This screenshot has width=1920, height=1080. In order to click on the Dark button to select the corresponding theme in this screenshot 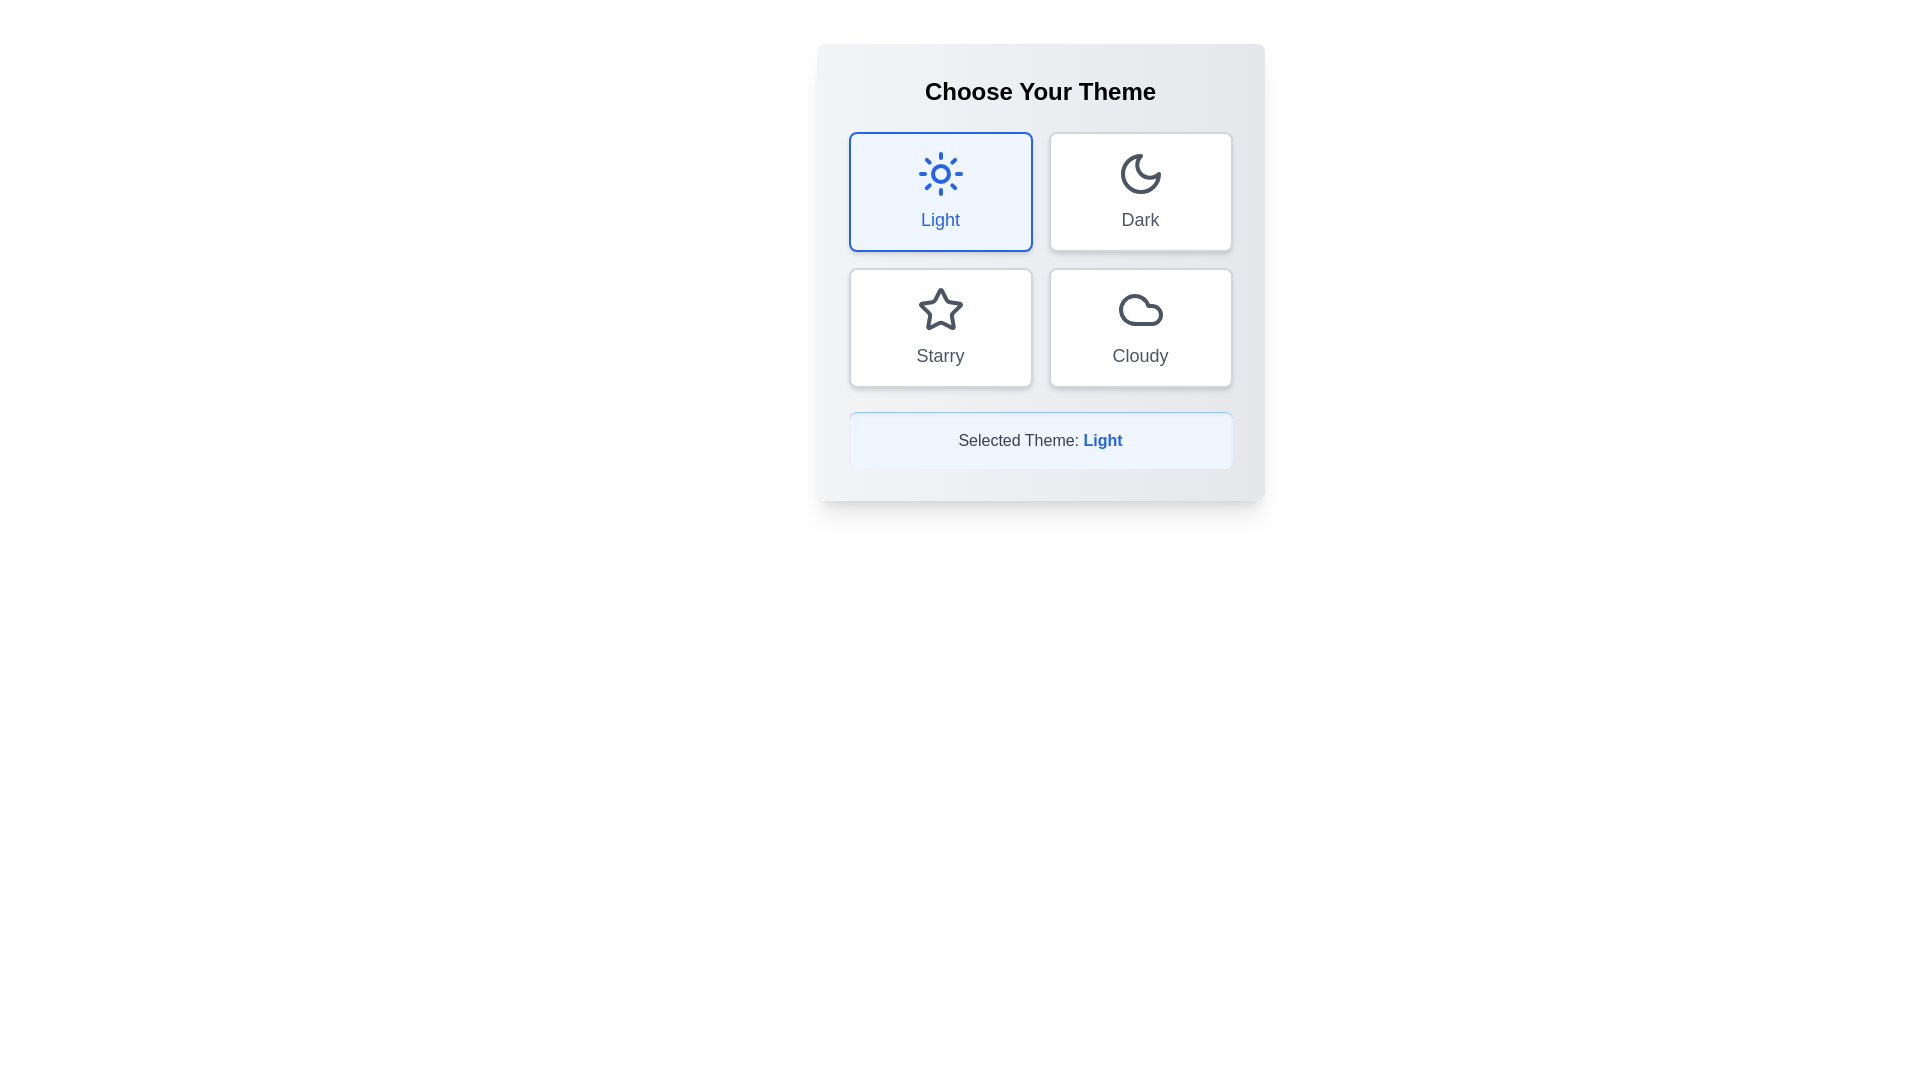, I will do `click(1140, 192)`.